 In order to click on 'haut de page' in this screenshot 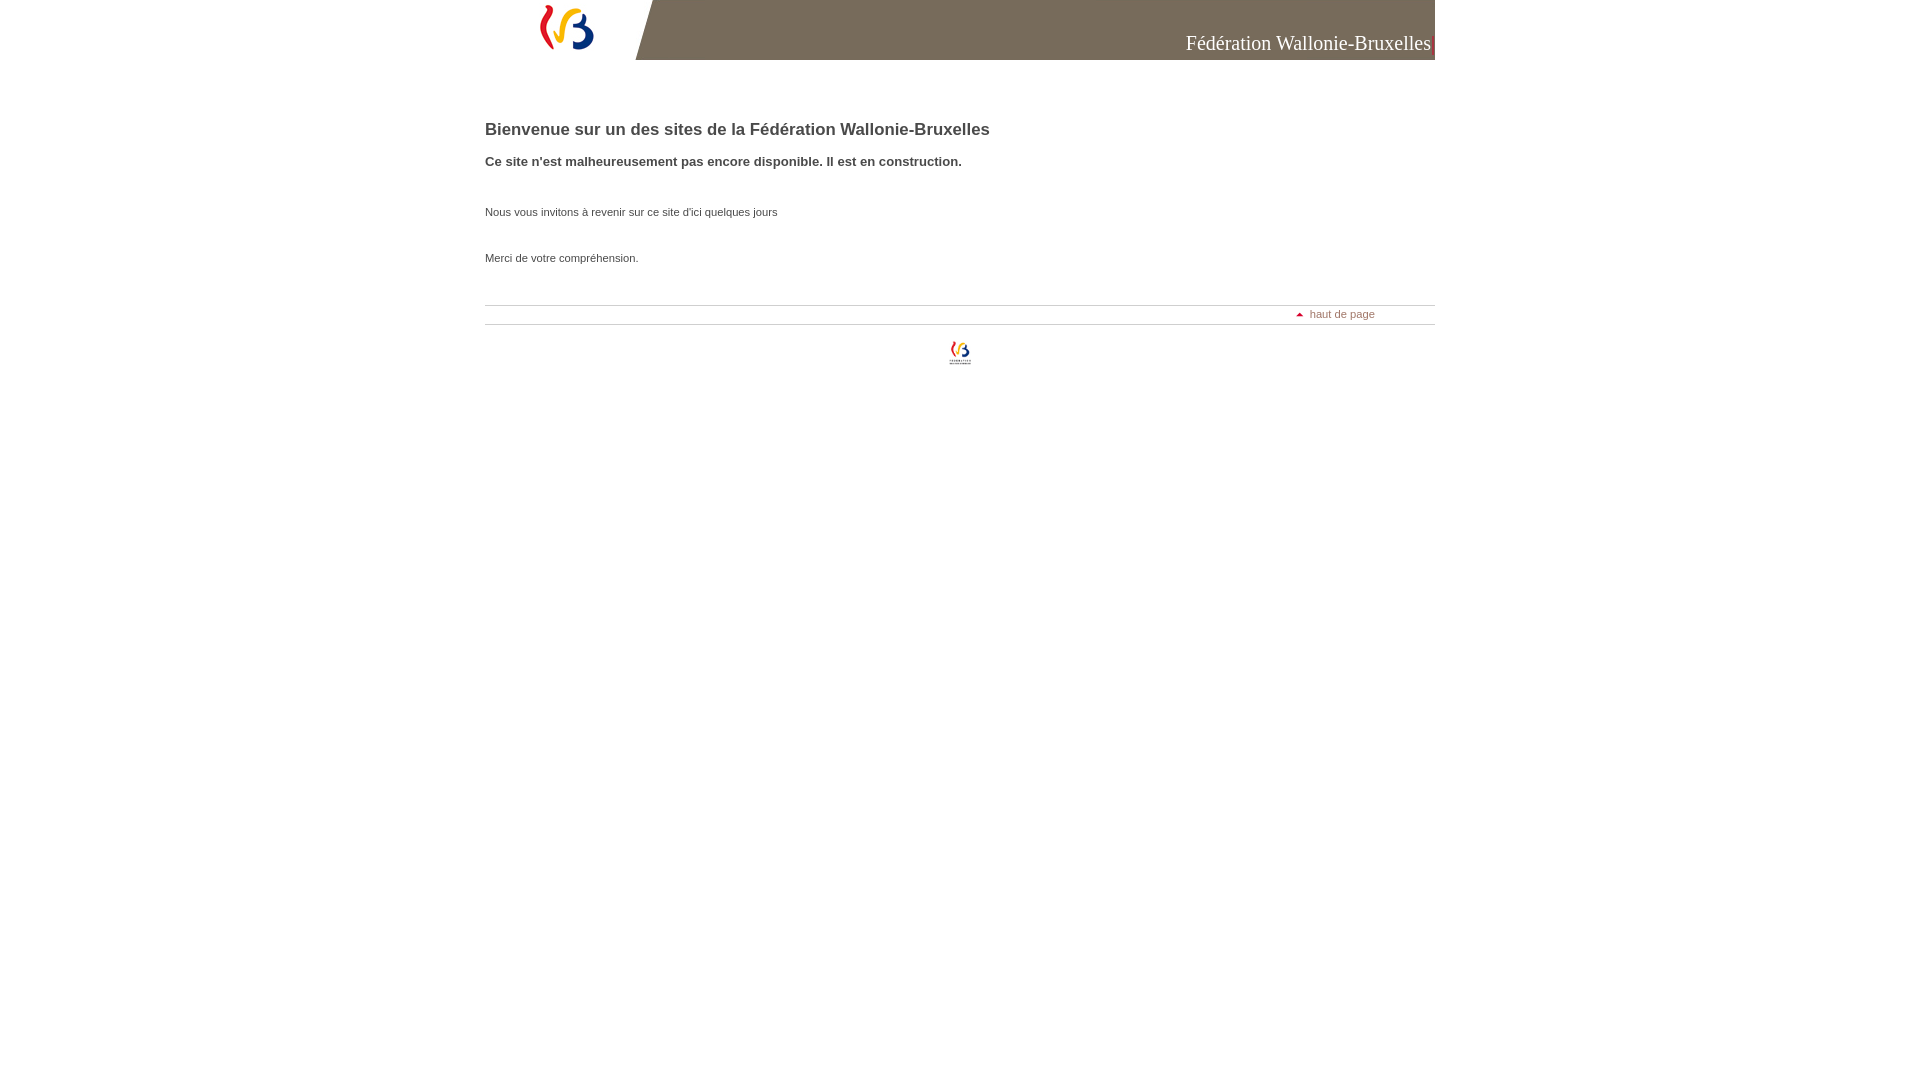, I will do `click(1296, 313)`.